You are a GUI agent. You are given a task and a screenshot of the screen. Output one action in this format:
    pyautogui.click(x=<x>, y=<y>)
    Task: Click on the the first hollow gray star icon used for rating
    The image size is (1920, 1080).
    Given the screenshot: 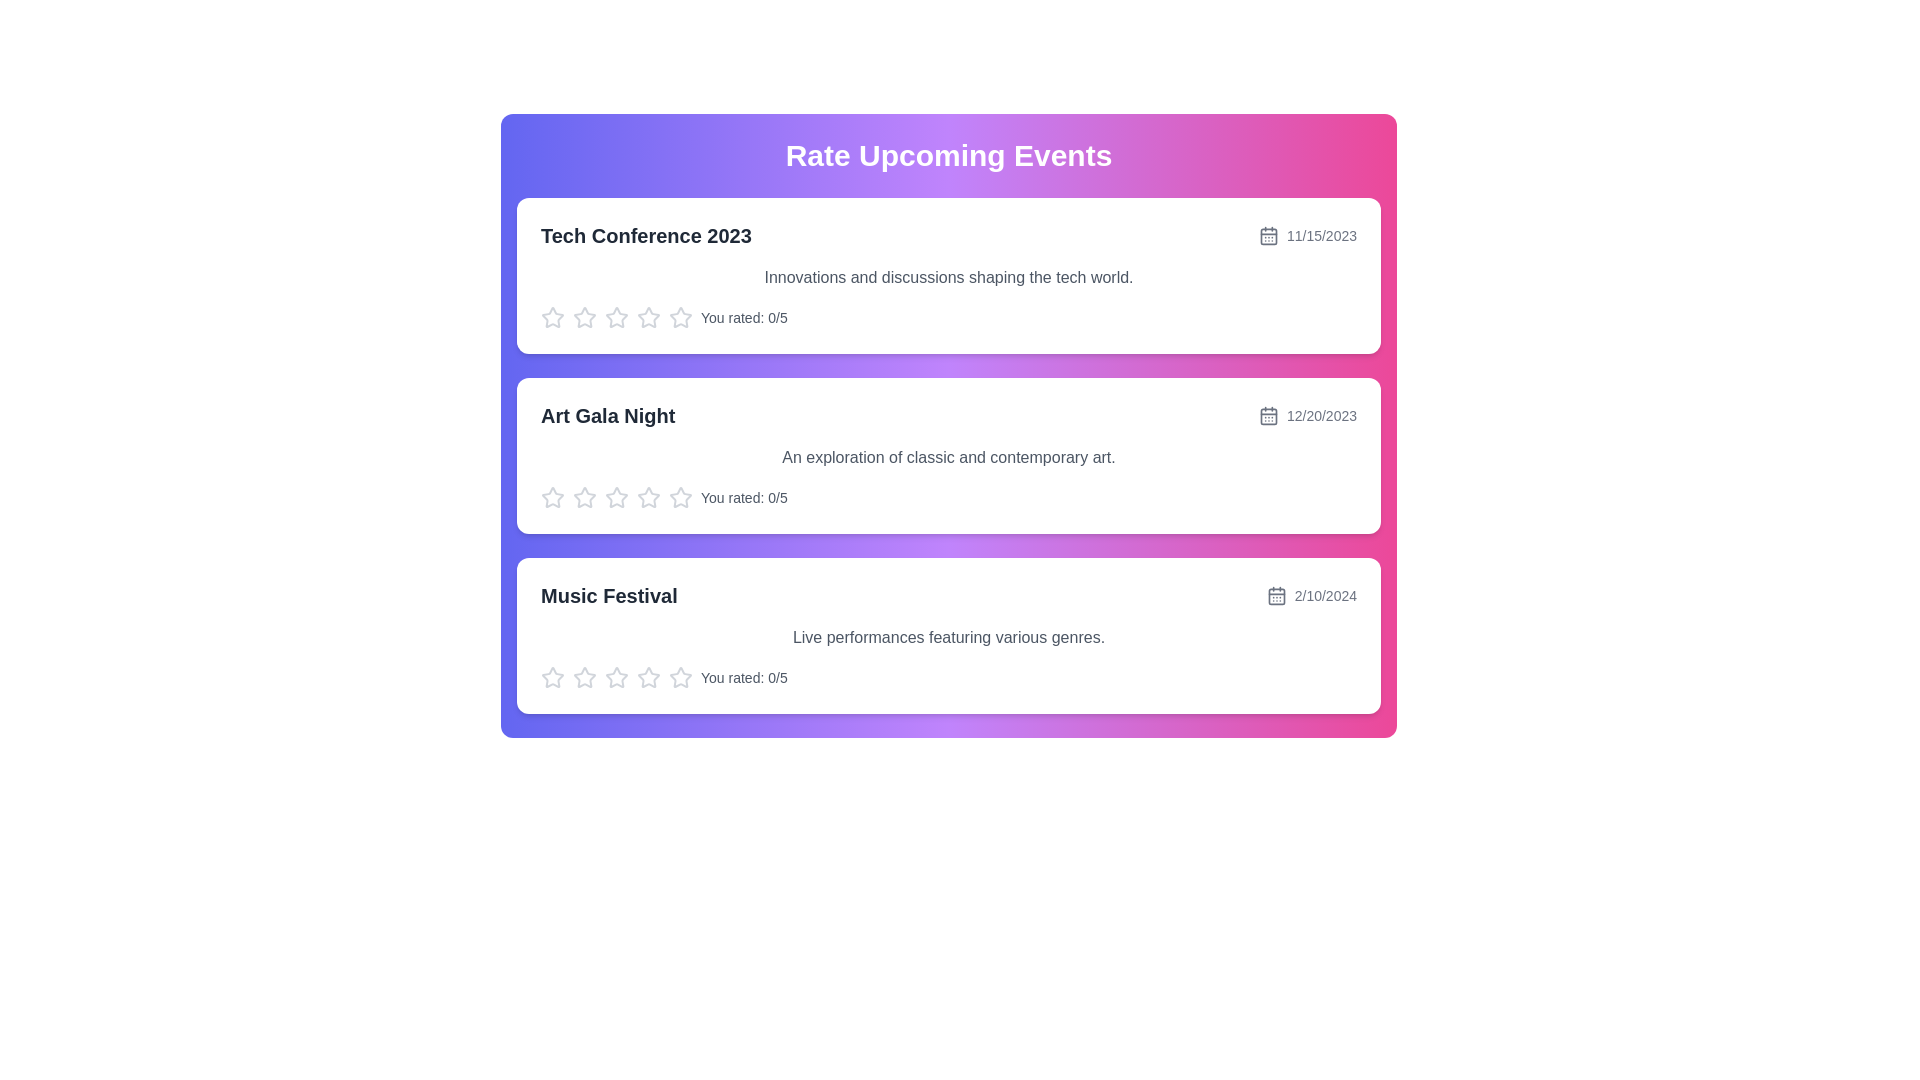 What is the action you would take?
    pyautogui.click(x=552, y=677)
    